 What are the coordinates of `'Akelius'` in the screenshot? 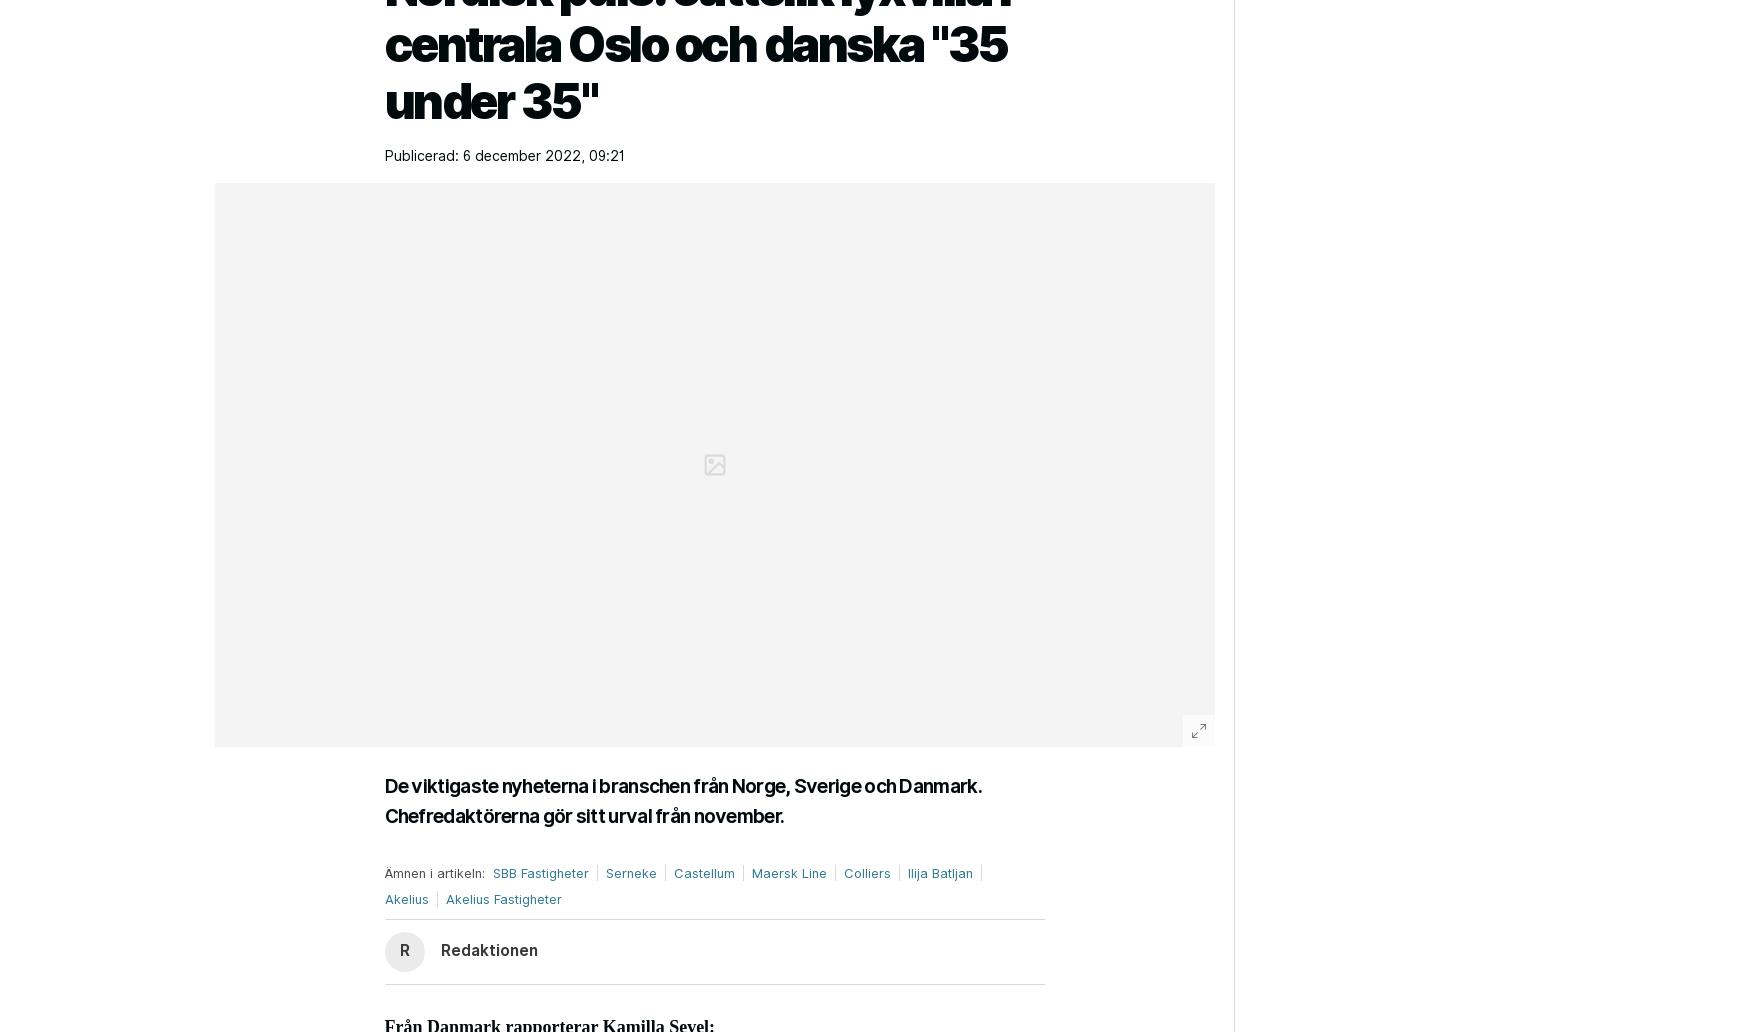 It's located at (405, 898).